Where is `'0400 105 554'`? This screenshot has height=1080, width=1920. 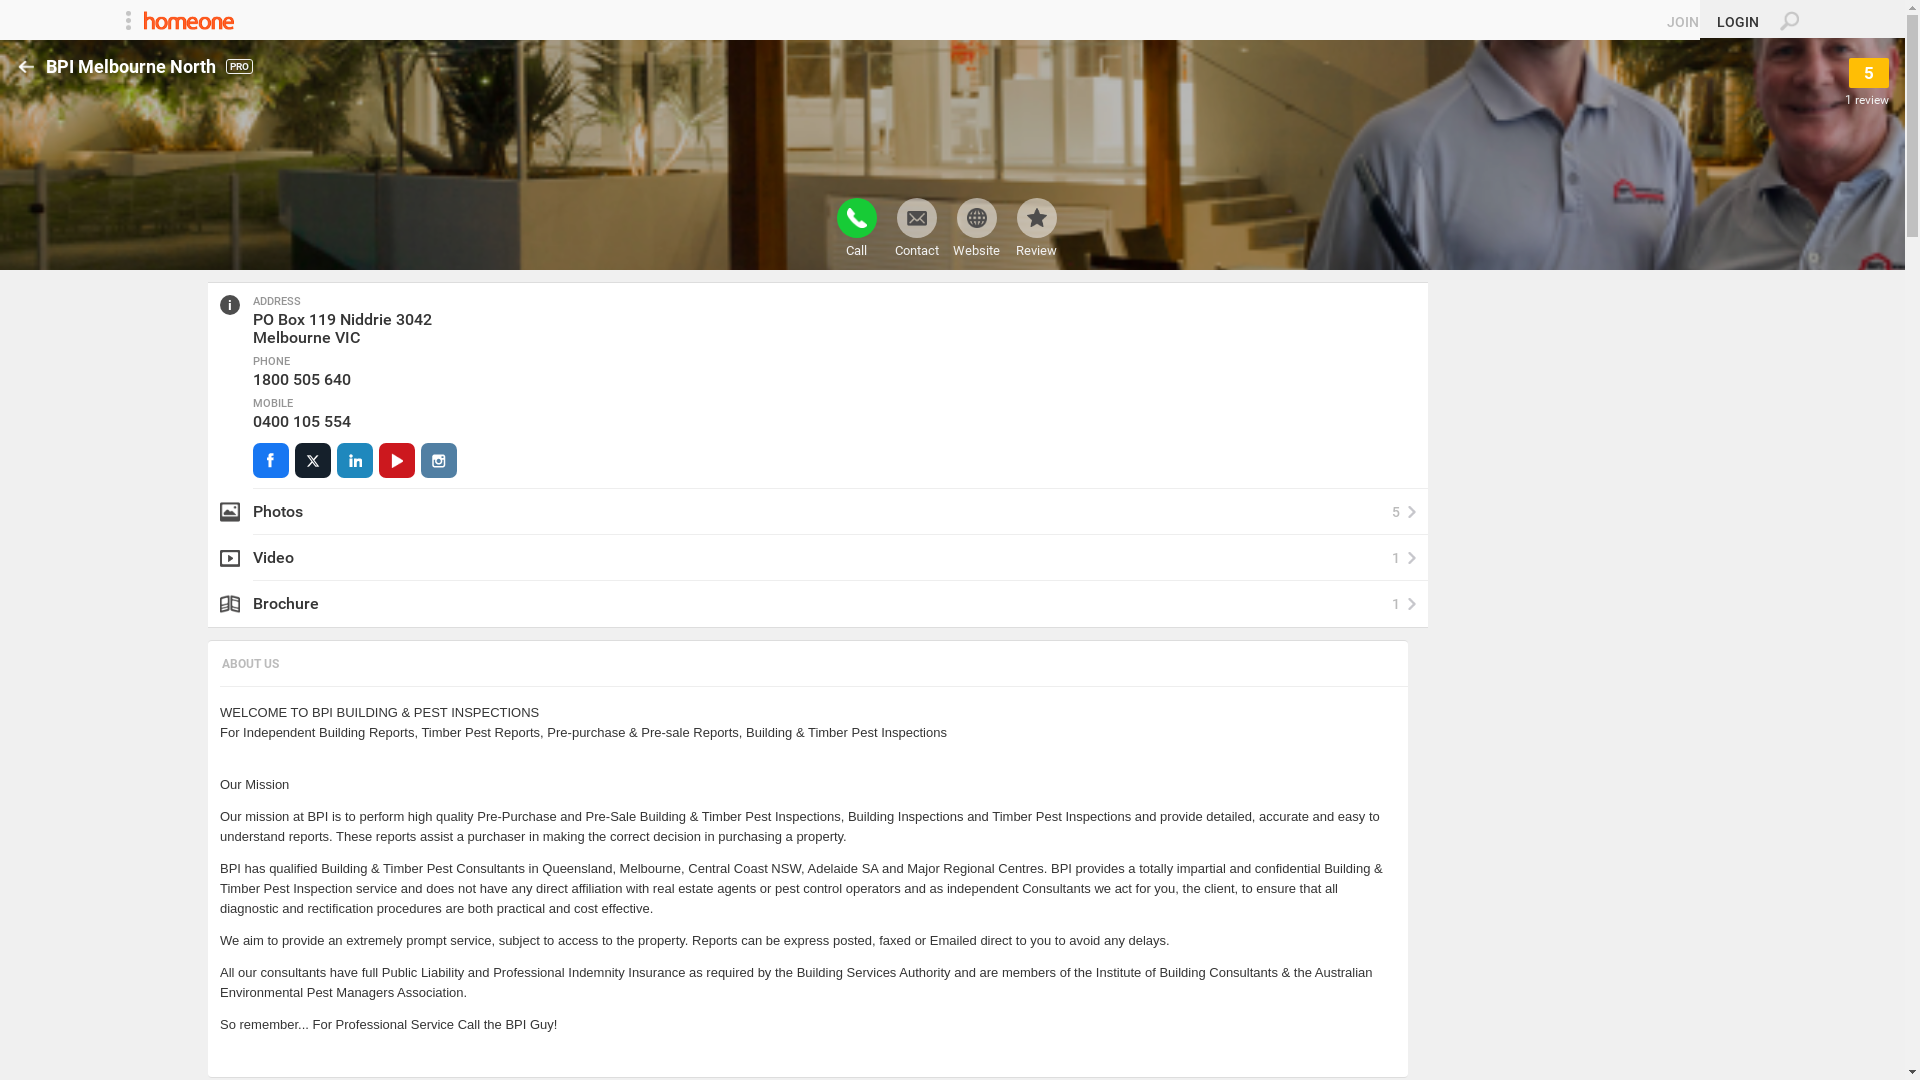
'0400 105 554' is located at coordinates (301, 420).